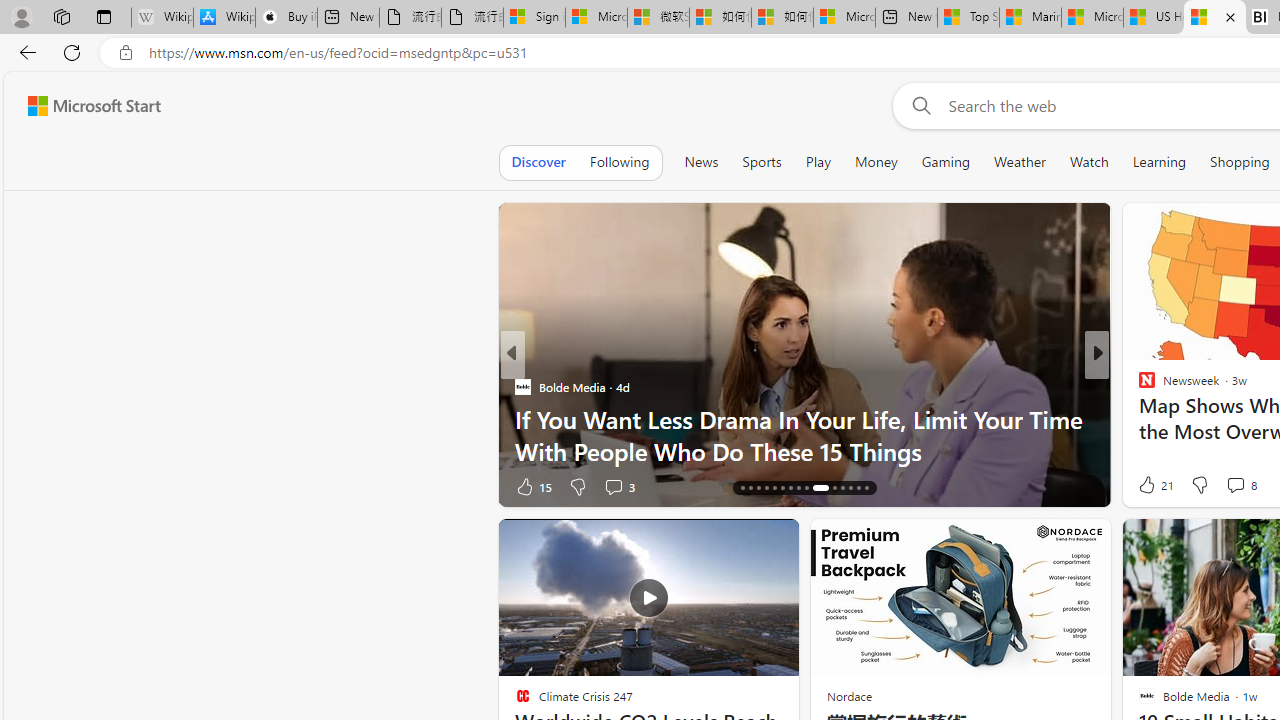  Describe the element at coordinates (789, 488) in the screenshot. I see `'AutomationID: tab-22'` at that location.